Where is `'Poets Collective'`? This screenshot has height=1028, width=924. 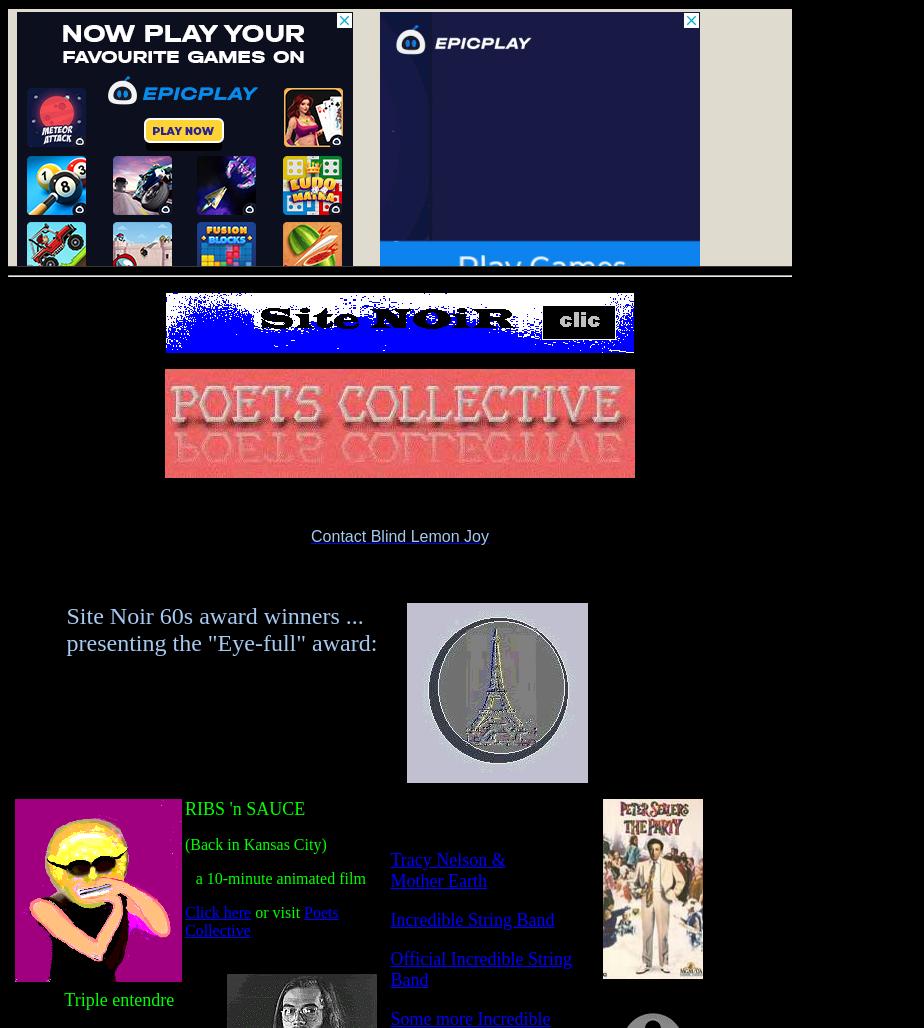
'Poets Collective' is located at coordinates (261, 921).